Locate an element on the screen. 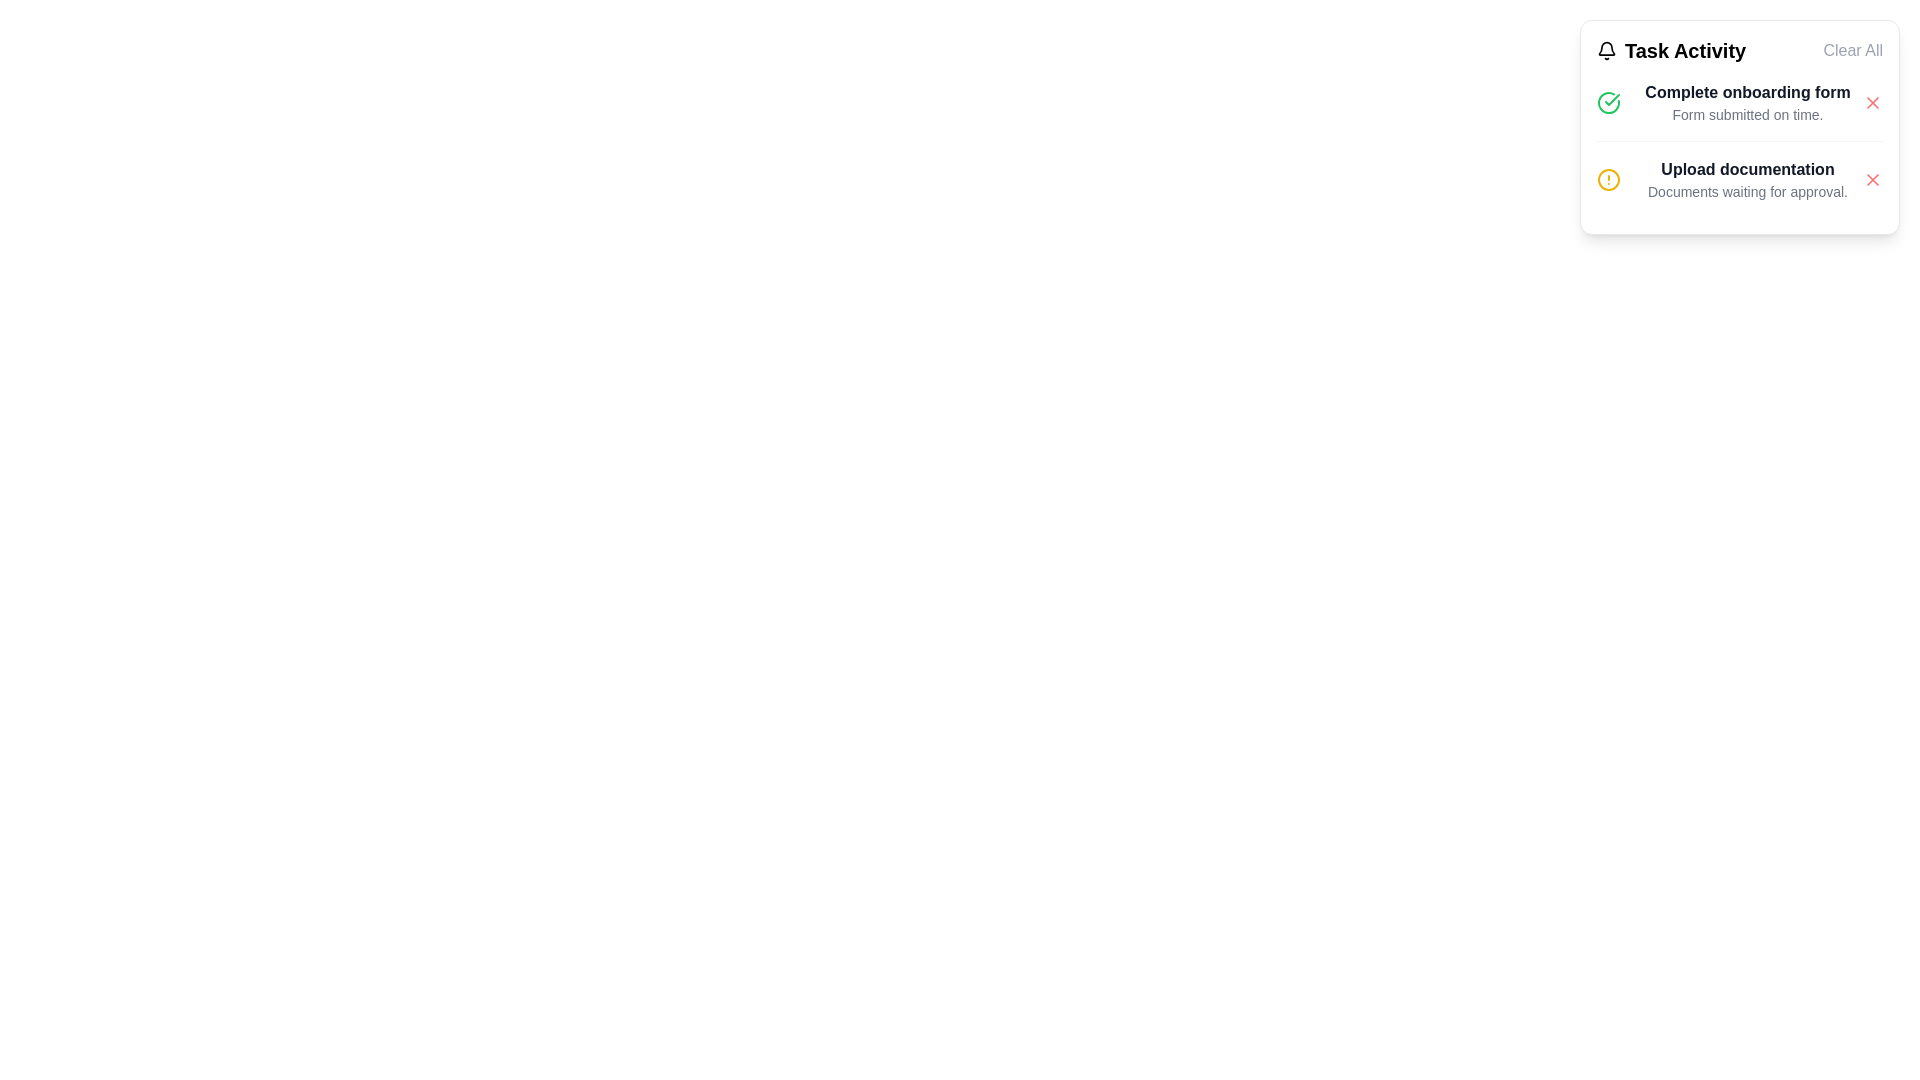 This screenshot has height=1080, width=1920. the delete button located at the far right of the row labeled 'Complete onboarding form' to observe a color change effect is located at coordinates (1871, 103).